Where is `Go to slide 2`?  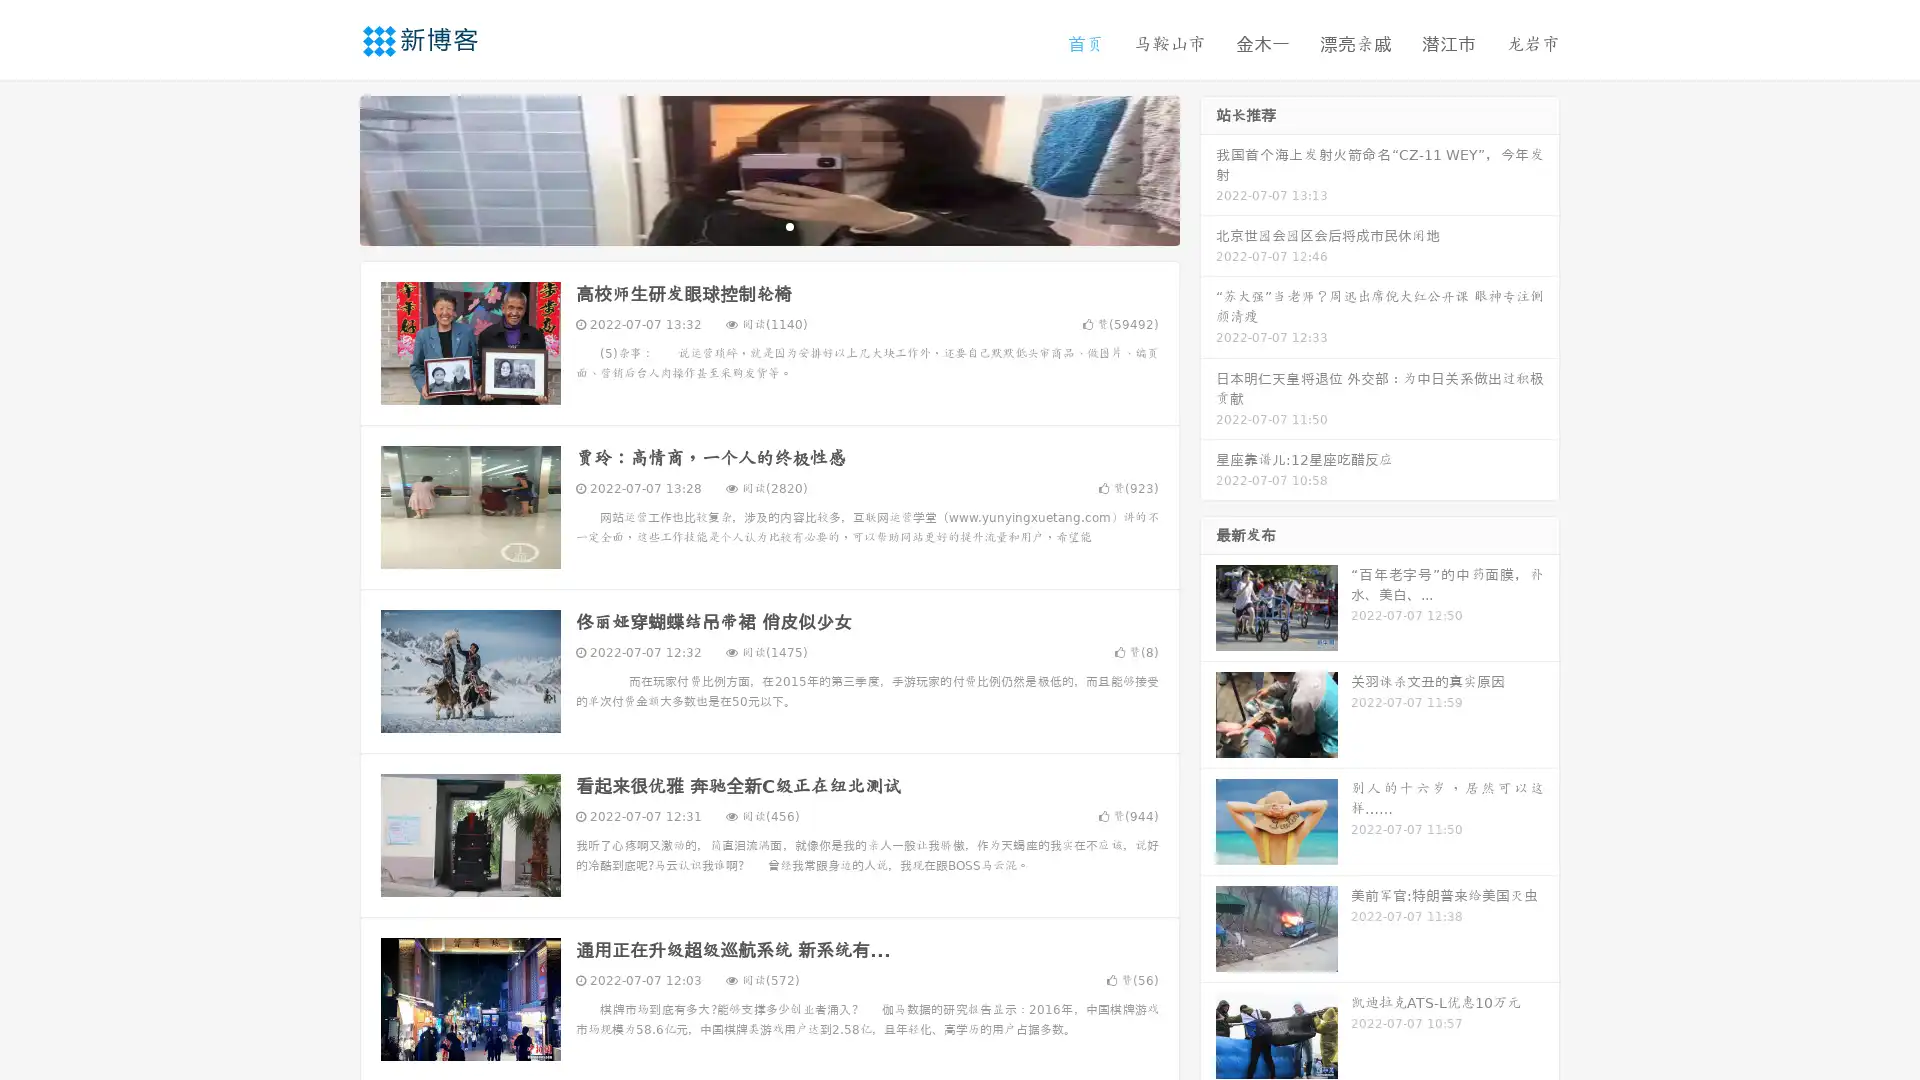
Go to slide 2 is located at coordinates (768, 225).